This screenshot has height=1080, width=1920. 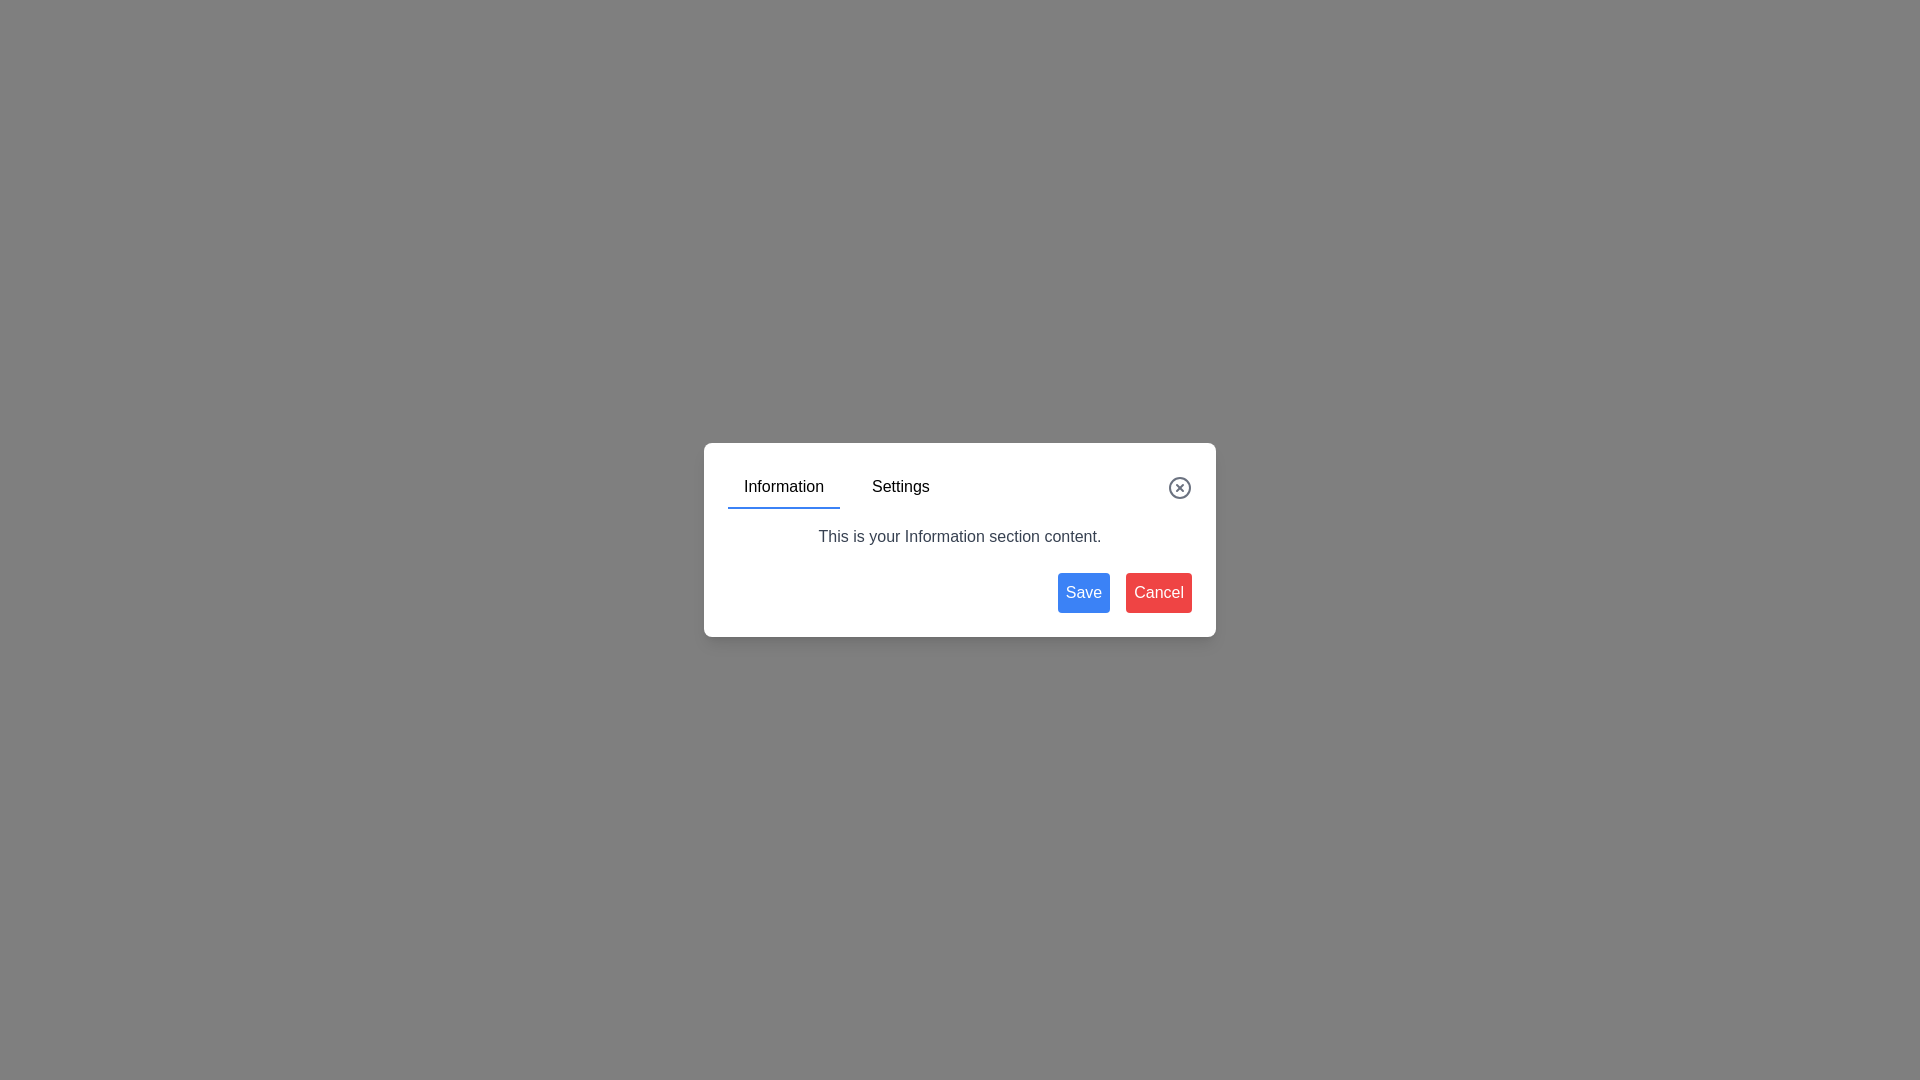 I want to click on the close button, which is a circular icon with a cross inside, located in the top-right corner of the modal dialog box, so click(x=1180, y=488).